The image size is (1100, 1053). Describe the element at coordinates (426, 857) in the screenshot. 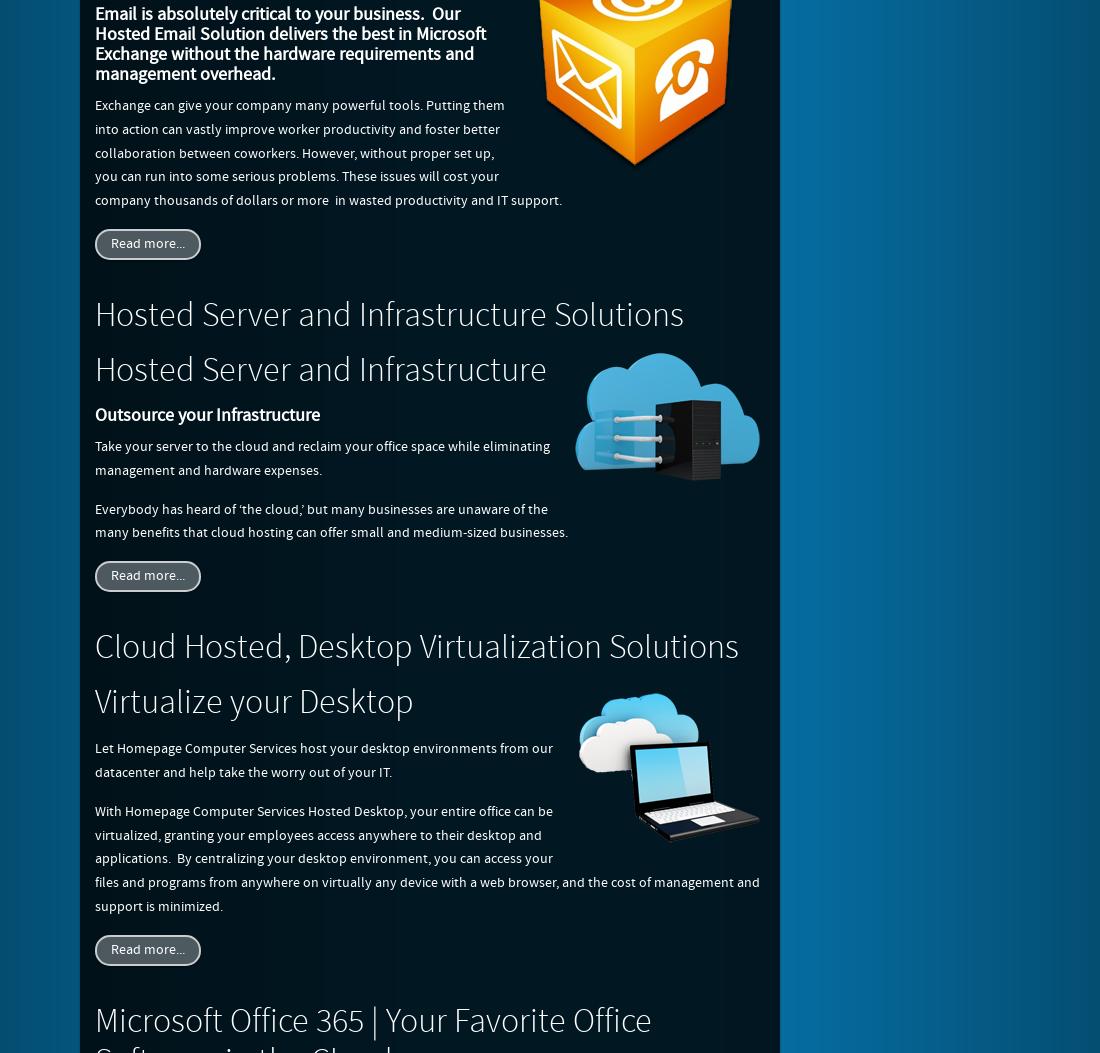

I see `'With Homepage Computer Services Hosted Desktop, your entire office can be virtualized, granting your employees access anywhere to their desktop and applications.  By centralizing your desktop environment, you can access your files and programs from anywhere on virtually any device with a web browser, and the cost of management and support is minimized.'` at that location.